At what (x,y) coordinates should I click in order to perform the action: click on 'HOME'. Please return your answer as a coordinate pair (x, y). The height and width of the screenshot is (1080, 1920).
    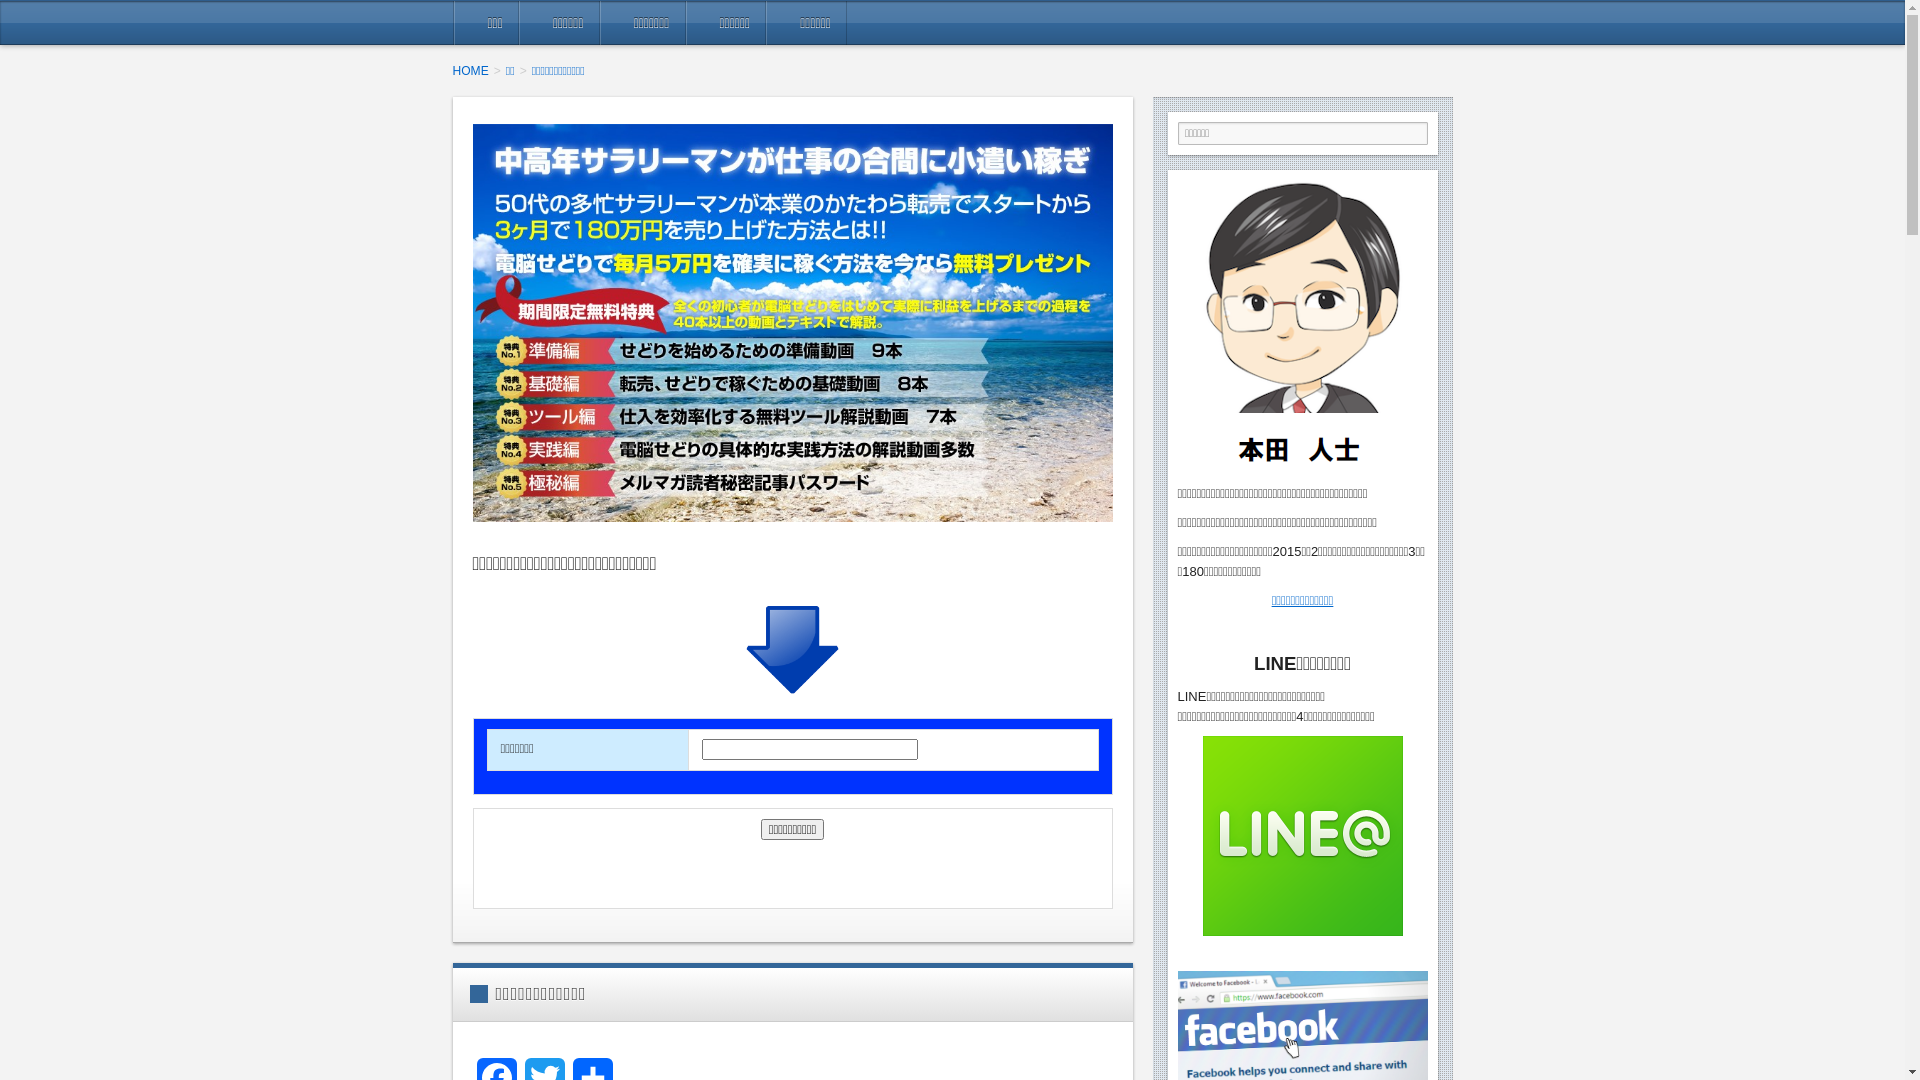
    Looking at the image, I should click on (474, 69).